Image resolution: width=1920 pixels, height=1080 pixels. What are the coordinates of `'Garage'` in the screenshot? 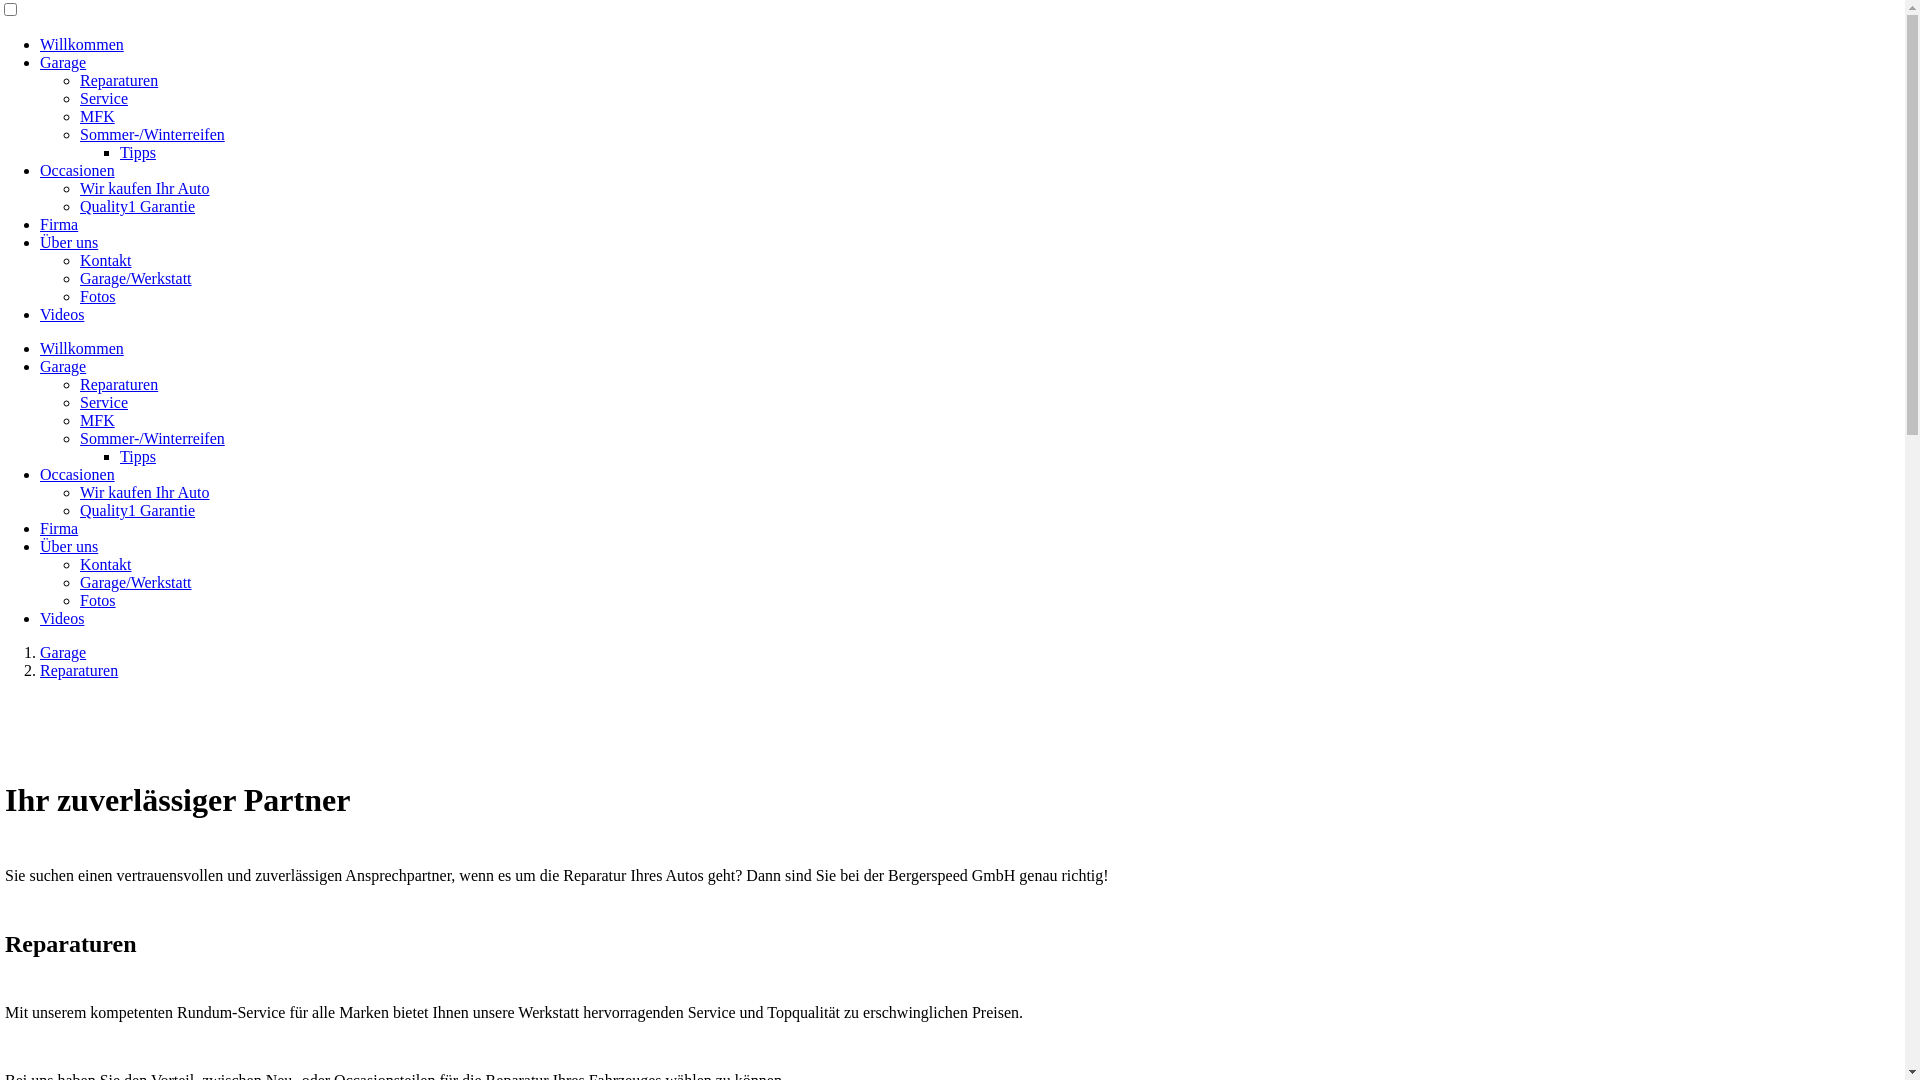 It's located at (62, 366).